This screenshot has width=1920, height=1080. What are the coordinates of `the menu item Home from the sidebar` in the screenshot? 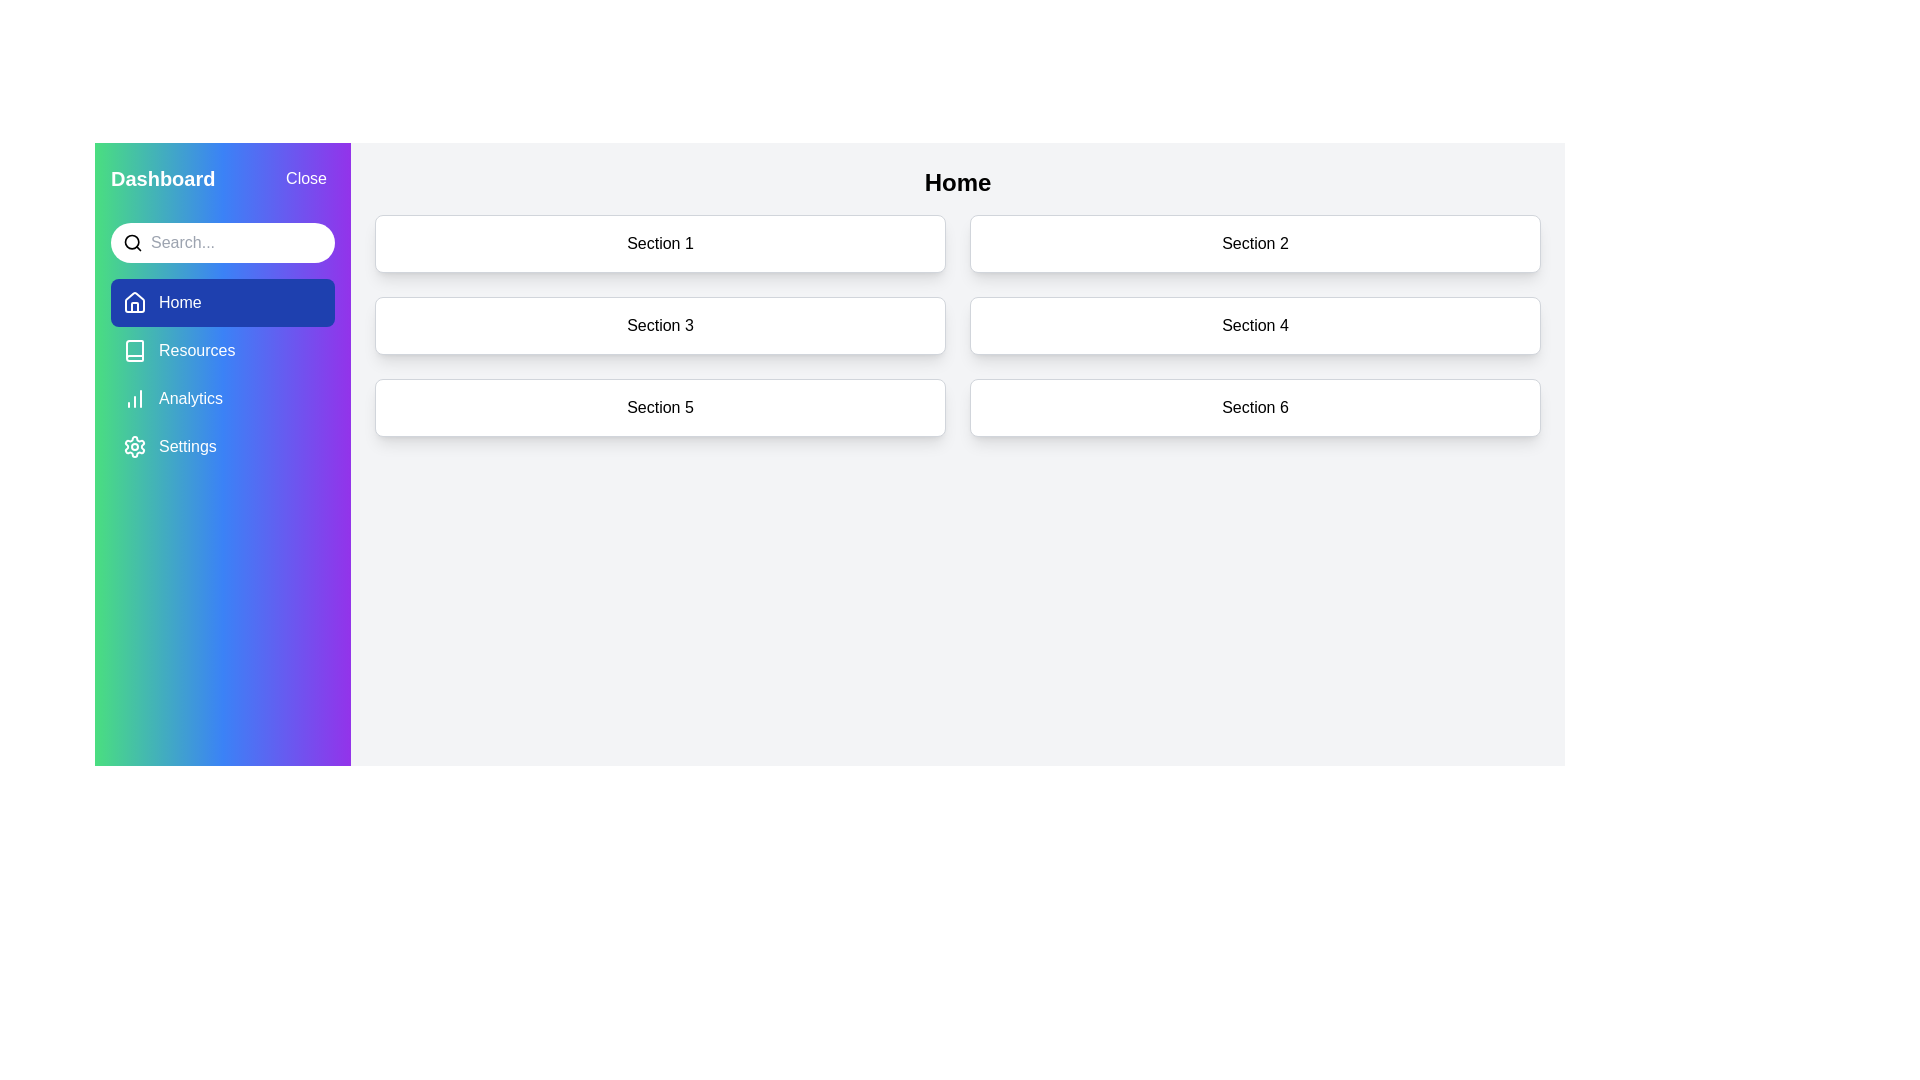 It's located at (222, 303).